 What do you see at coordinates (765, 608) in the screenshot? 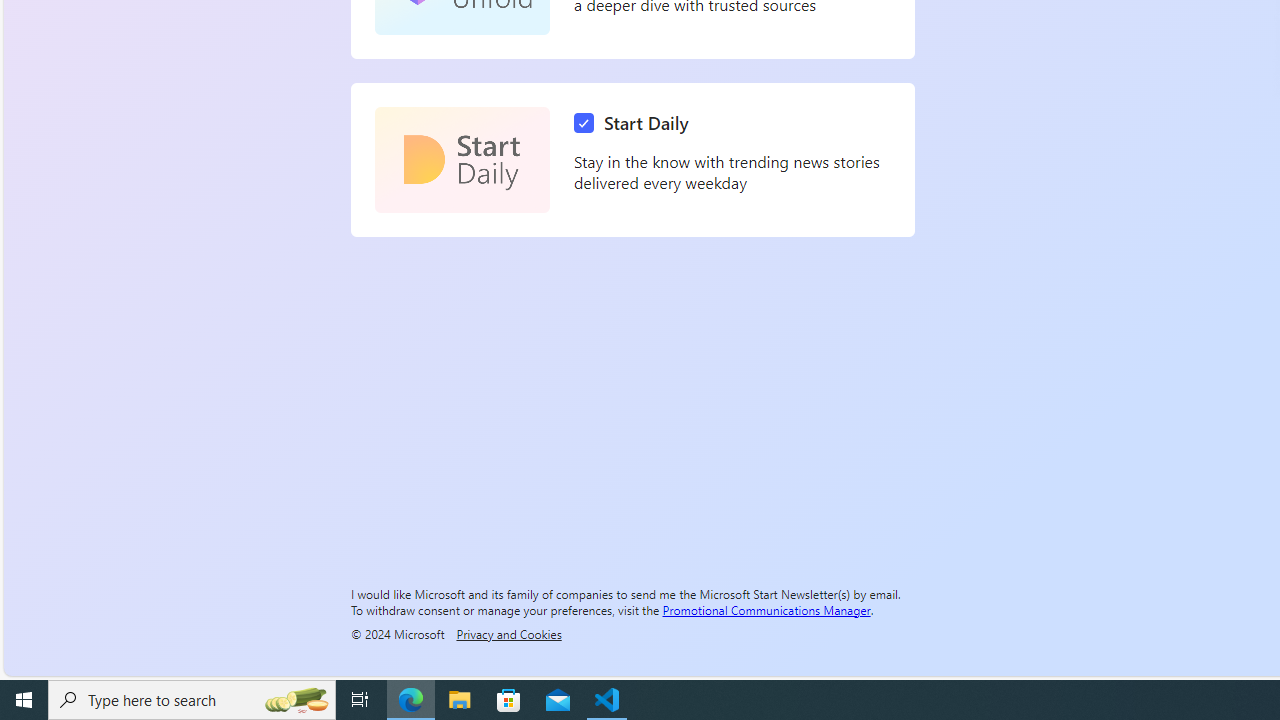
I see `'Promotional Communications Manager'` at bounding box center [765, 608].